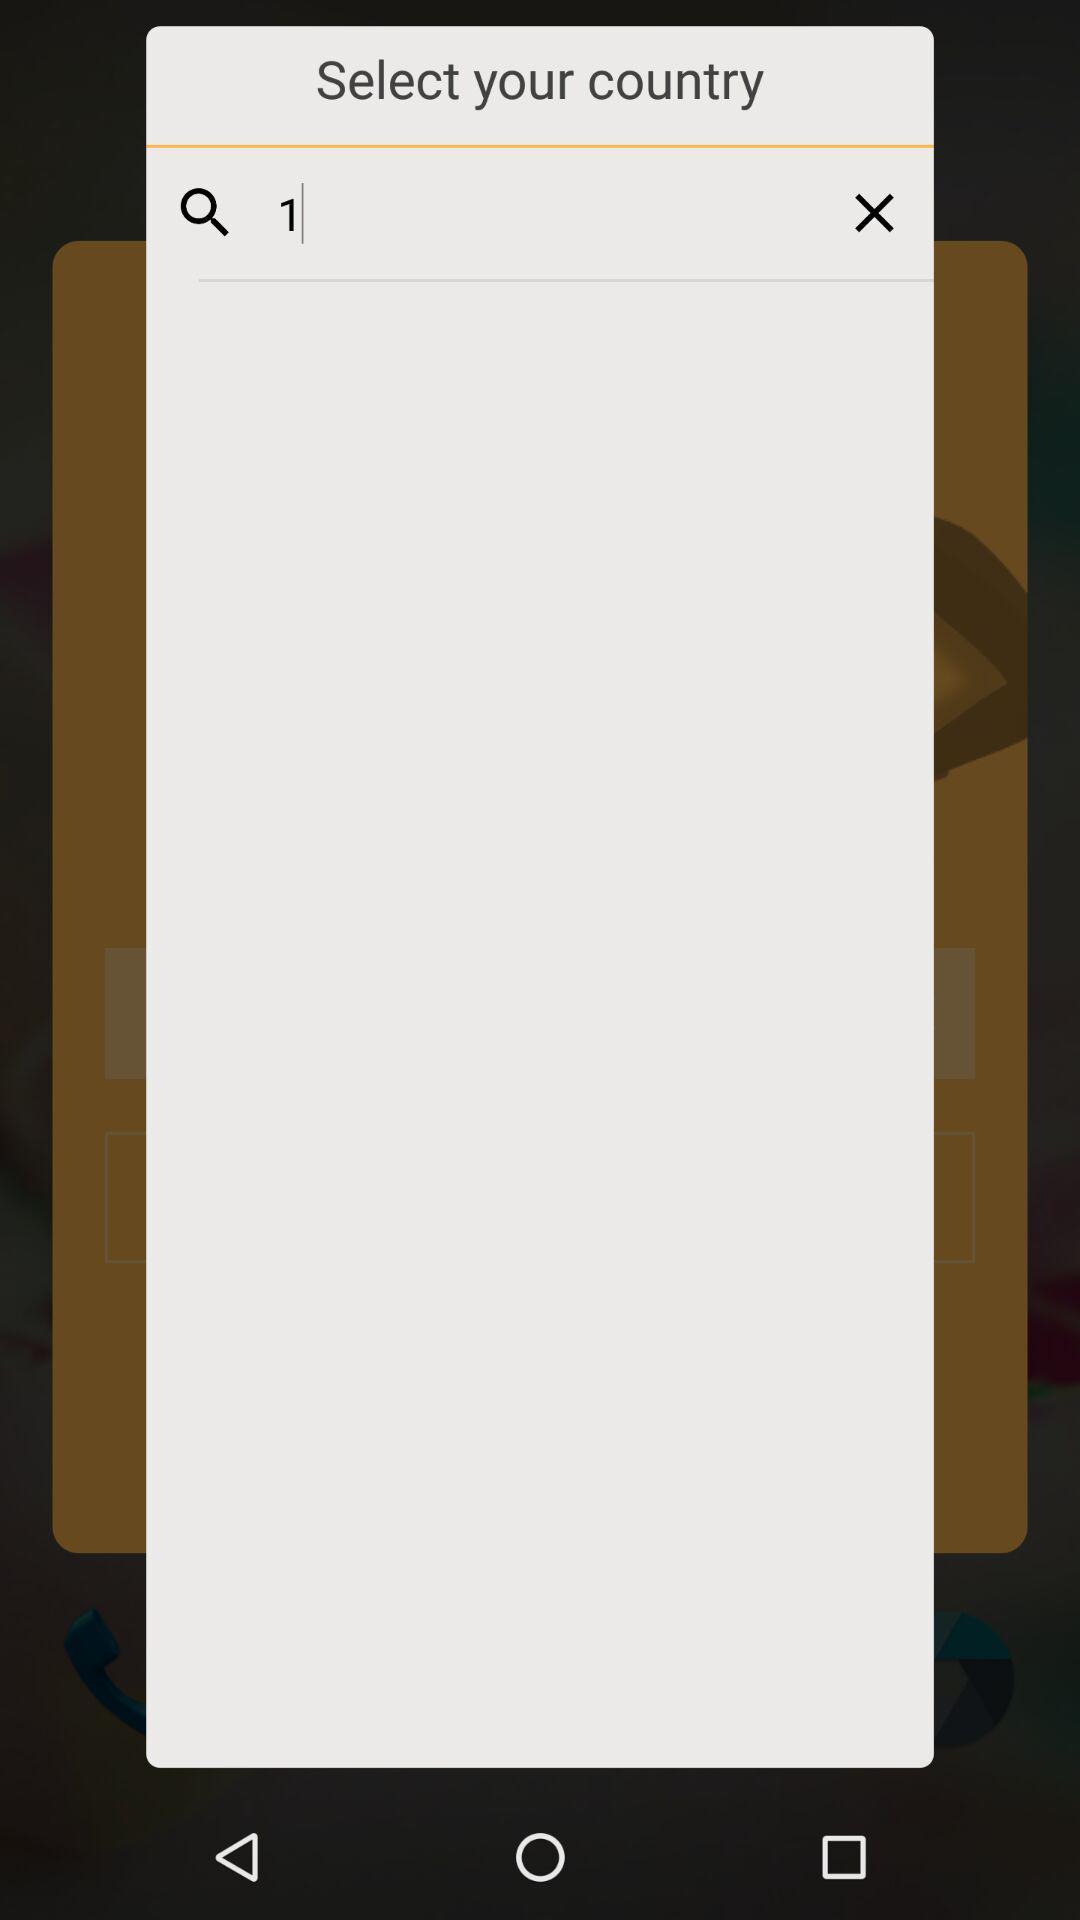 The width and height of the screenshot is (1080, 1920). What do you see at coordinates (873, 212) in the screenshot?
I see `clear input` at bounding box center [873, 212].